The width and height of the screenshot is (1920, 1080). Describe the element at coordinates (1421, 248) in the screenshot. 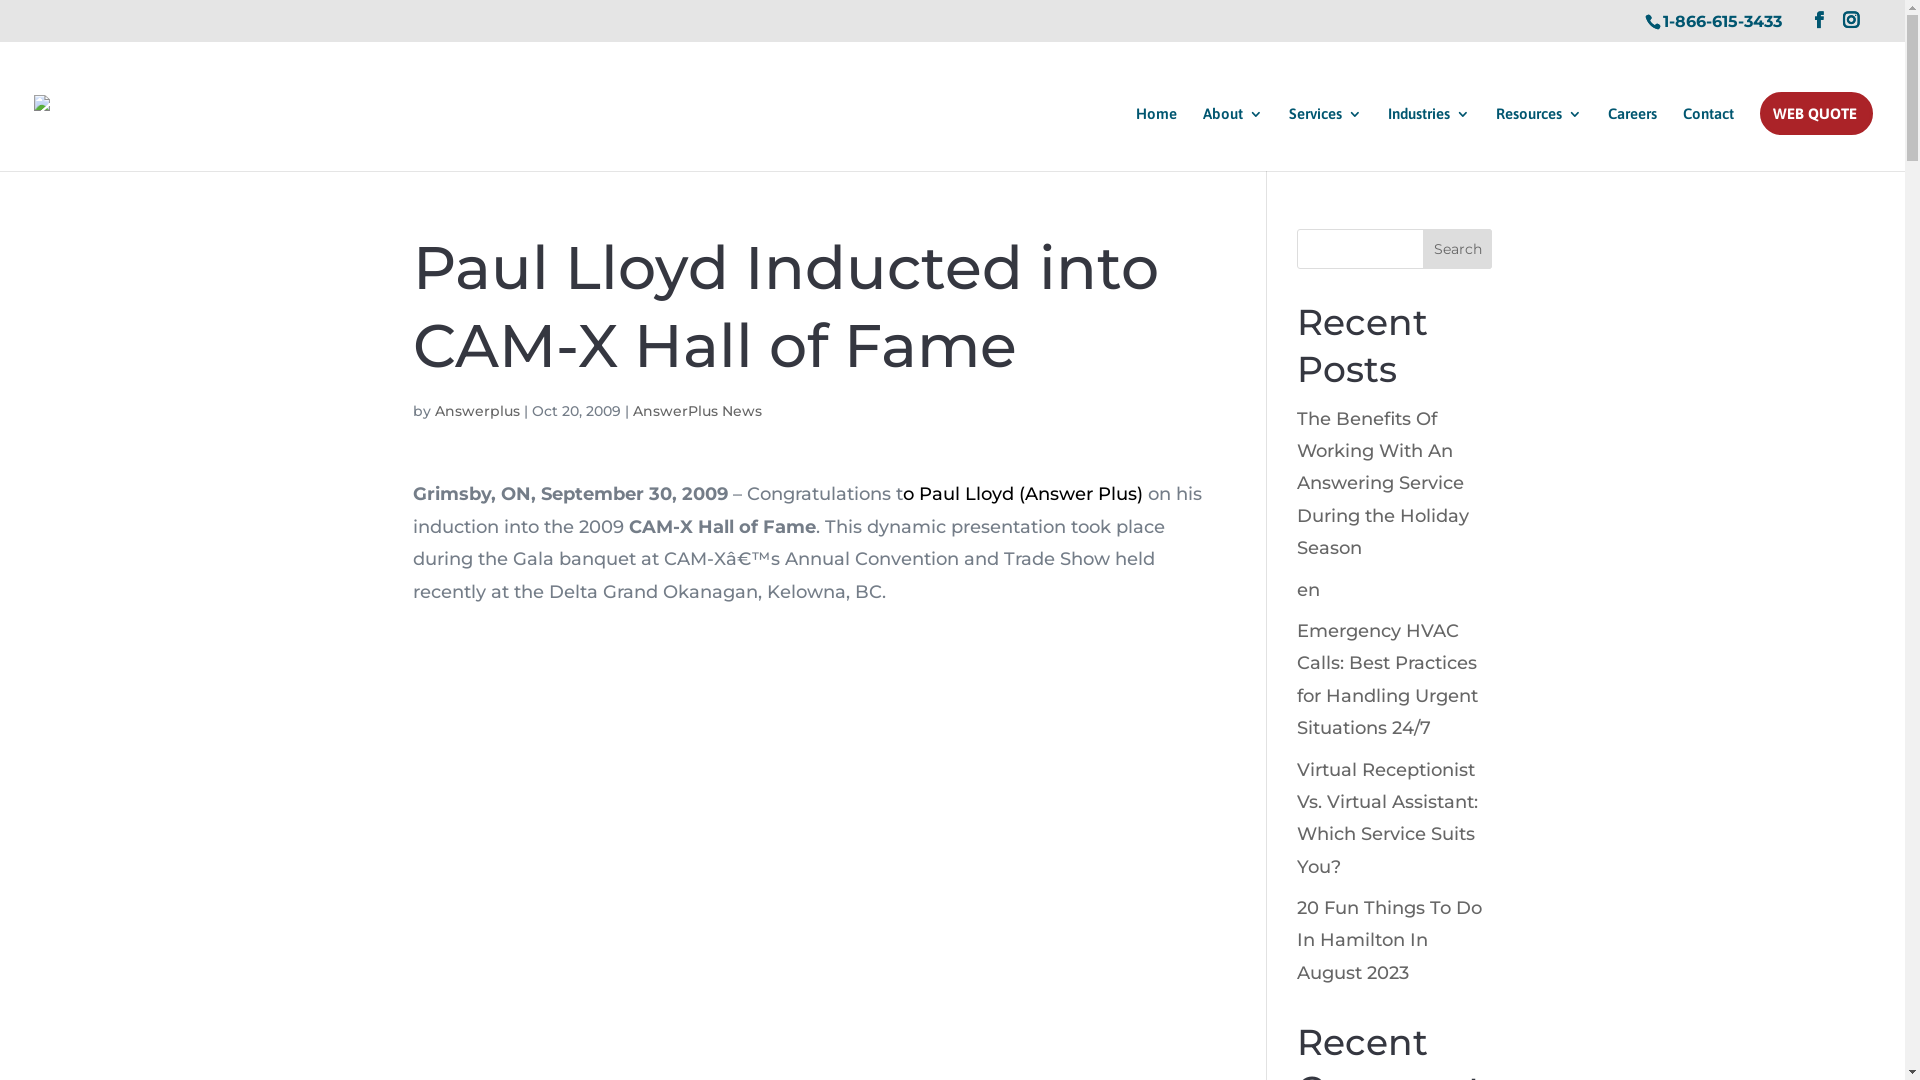

I see `'Search'` at that location.